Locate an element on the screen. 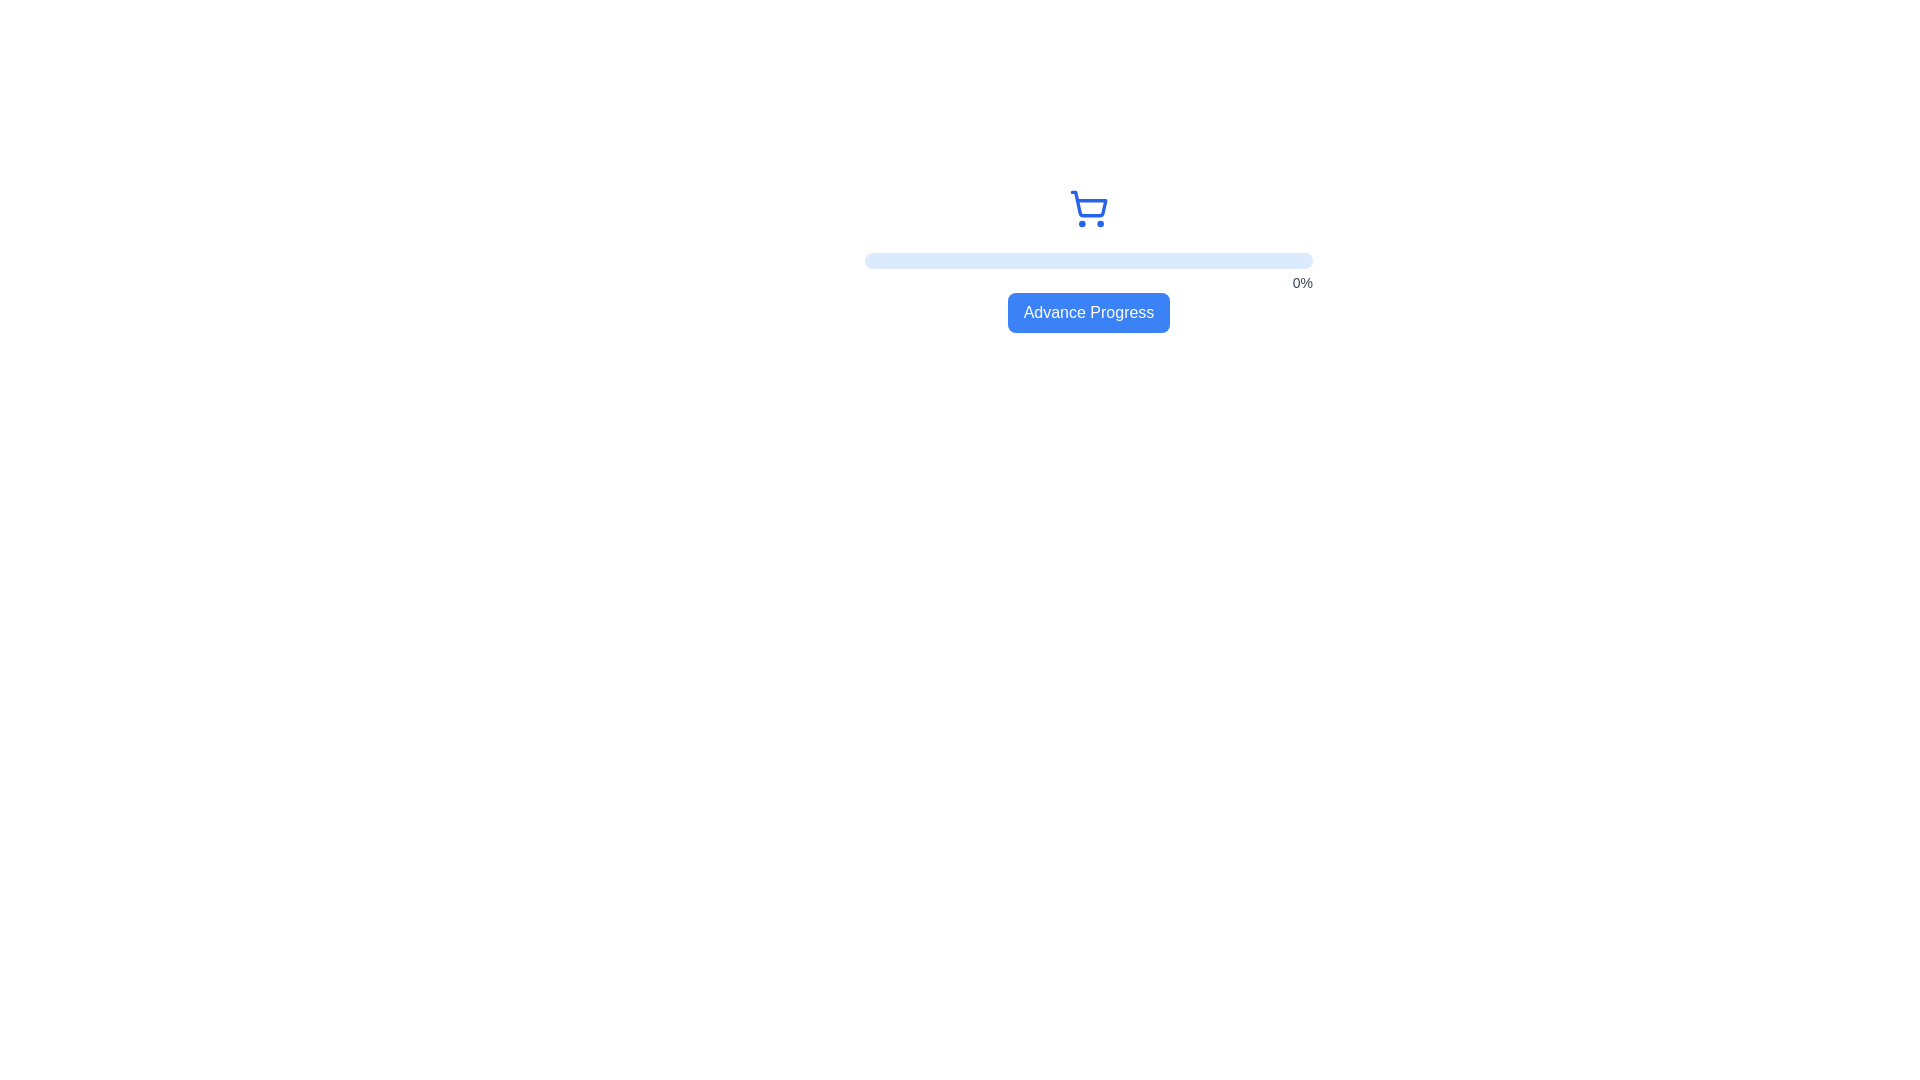  text value from the progress label indicating the progress level, which currently shows 0%. This label is located at the top-right corner of the progress bar is located at coordinates (1302, 282).